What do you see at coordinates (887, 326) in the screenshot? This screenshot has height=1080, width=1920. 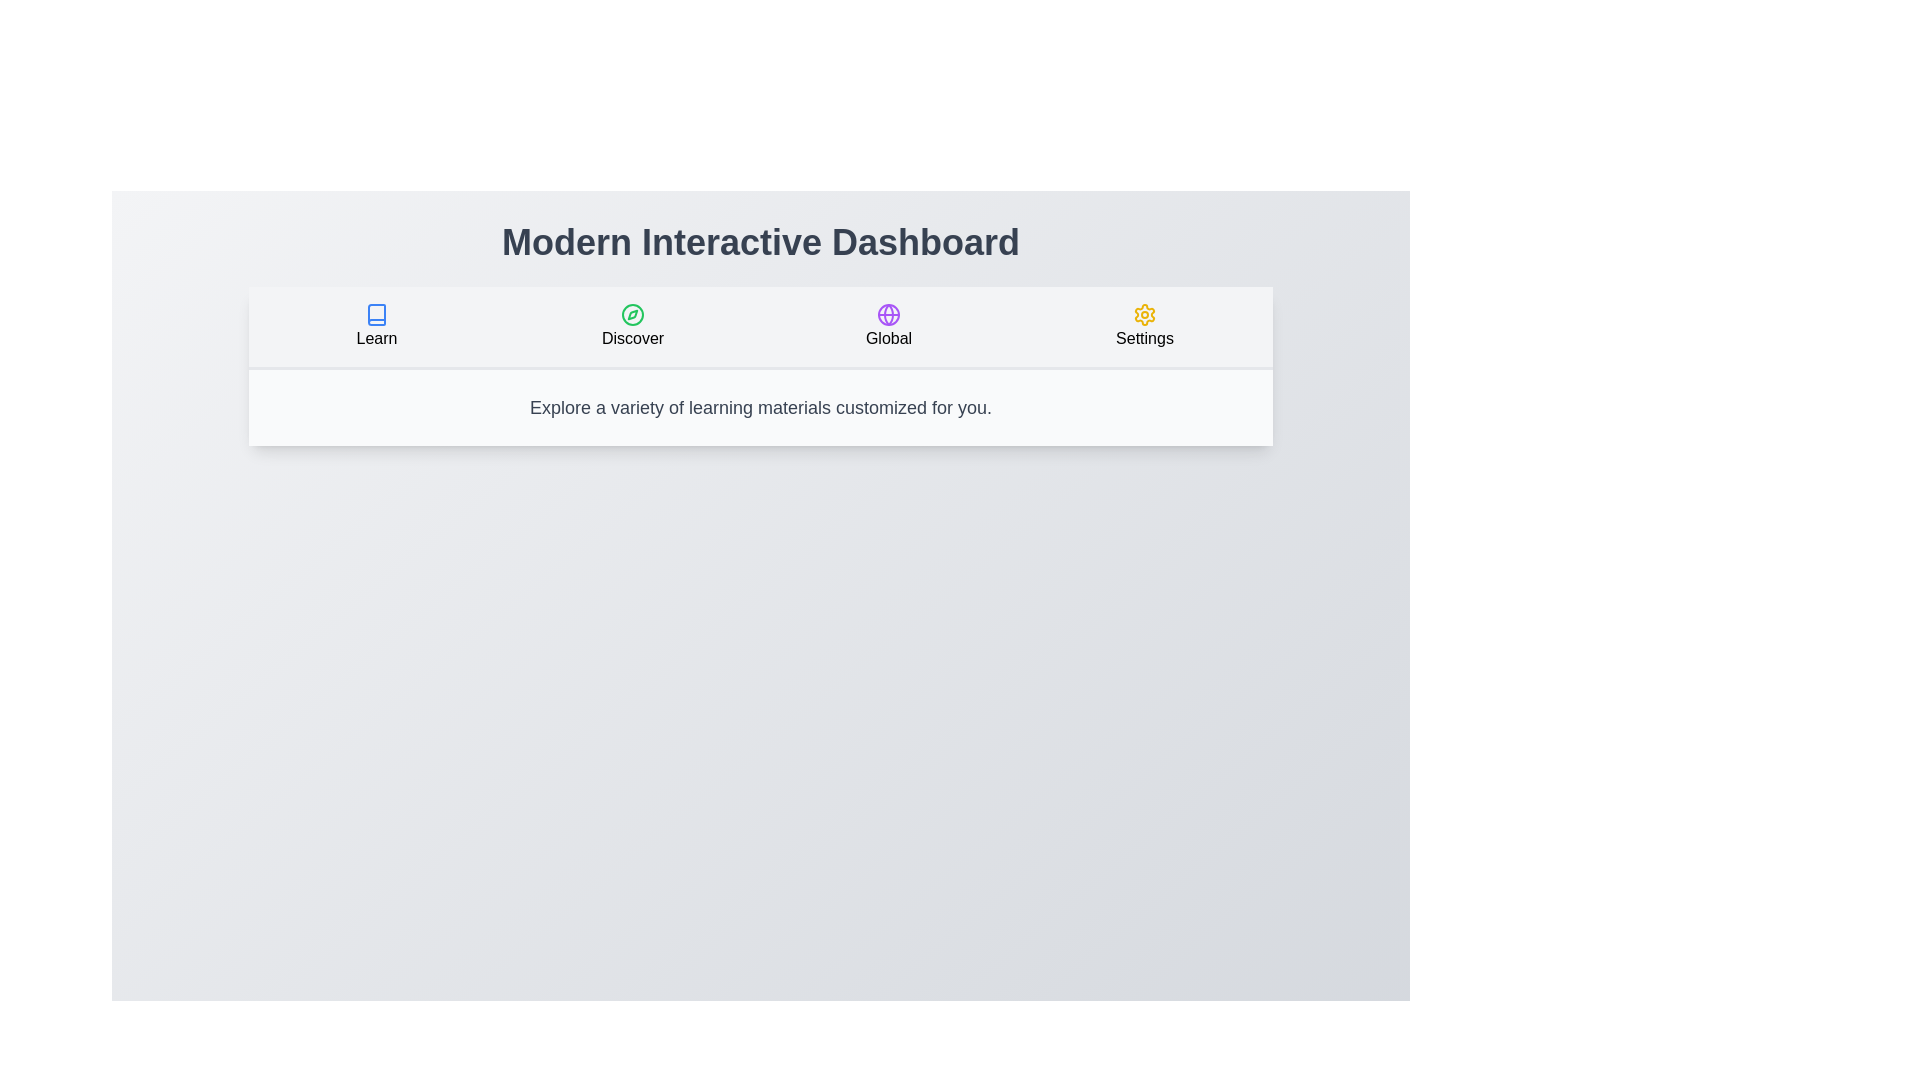 I see `the 'Global' navigational tab` at bounding box center [887, 326].